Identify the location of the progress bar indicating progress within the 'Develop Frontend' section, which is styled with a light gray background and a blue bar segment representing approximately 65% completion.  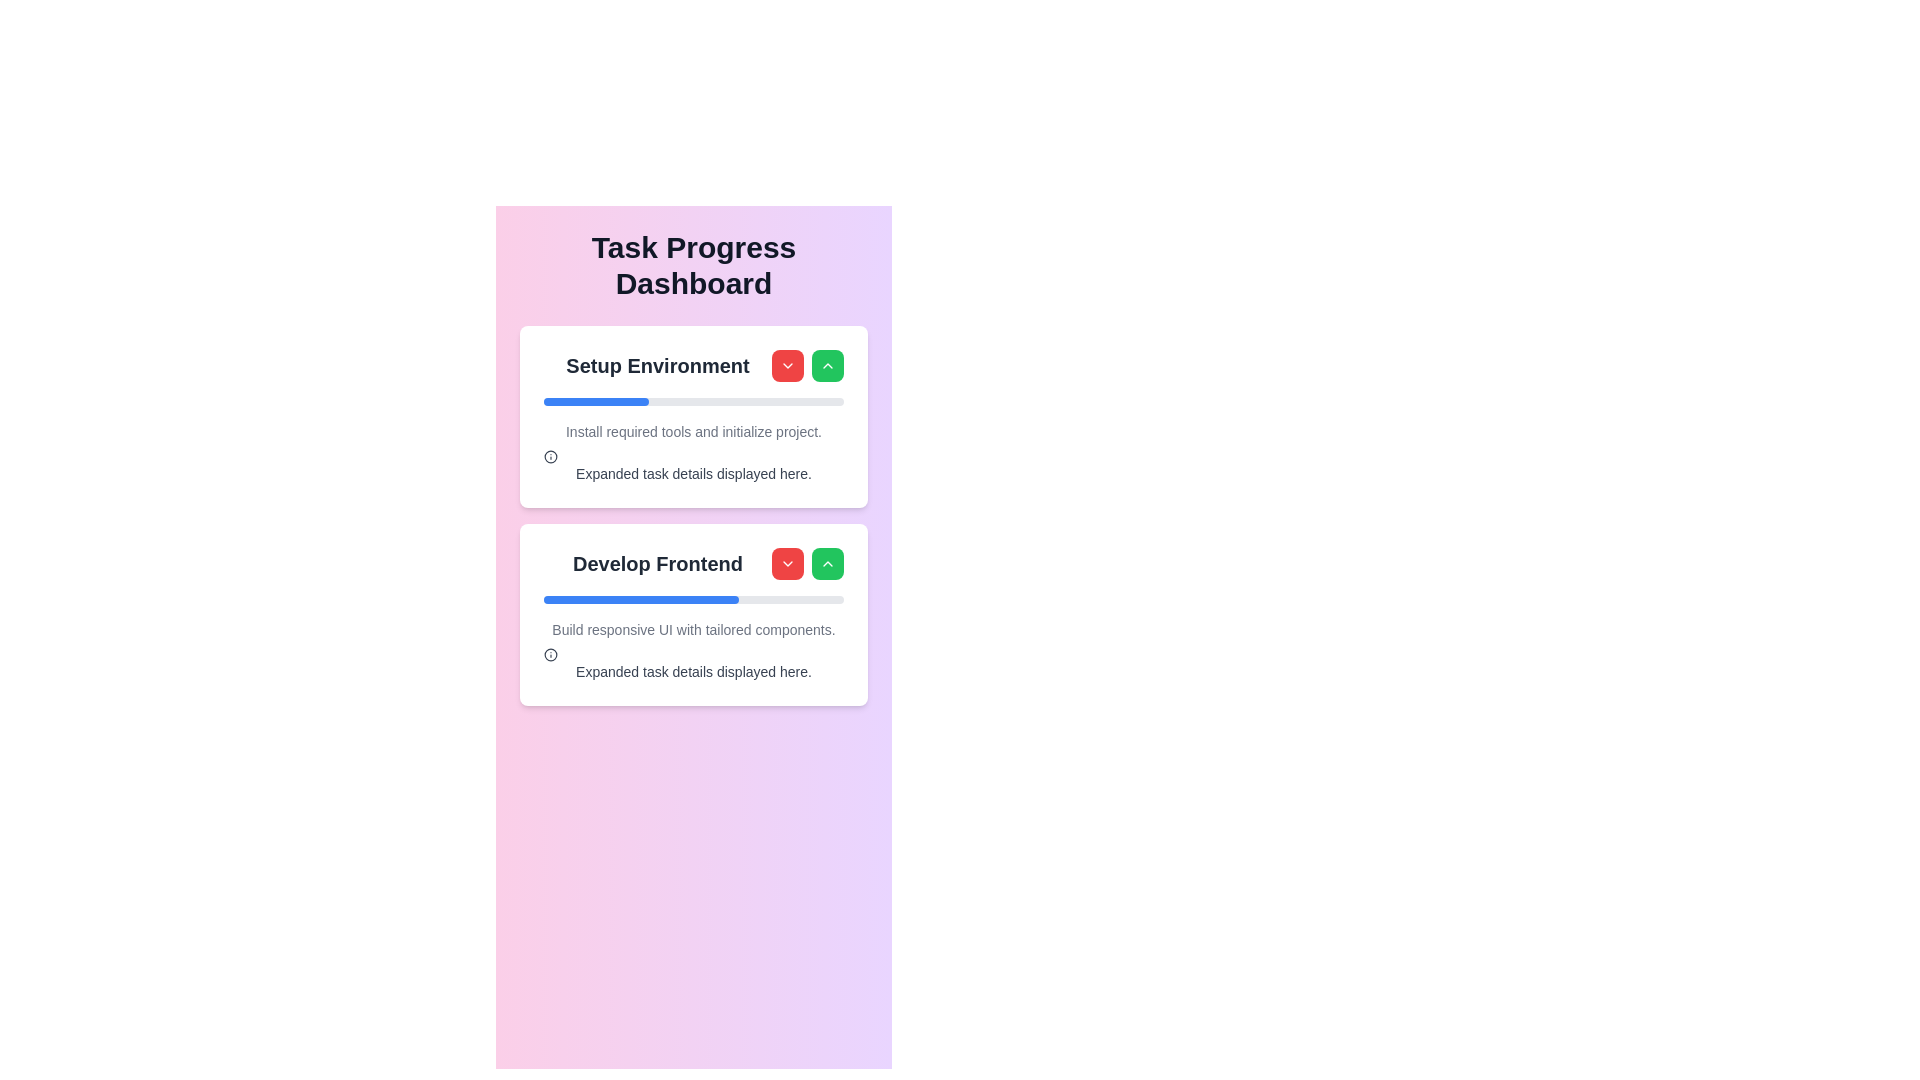
(694, 599).